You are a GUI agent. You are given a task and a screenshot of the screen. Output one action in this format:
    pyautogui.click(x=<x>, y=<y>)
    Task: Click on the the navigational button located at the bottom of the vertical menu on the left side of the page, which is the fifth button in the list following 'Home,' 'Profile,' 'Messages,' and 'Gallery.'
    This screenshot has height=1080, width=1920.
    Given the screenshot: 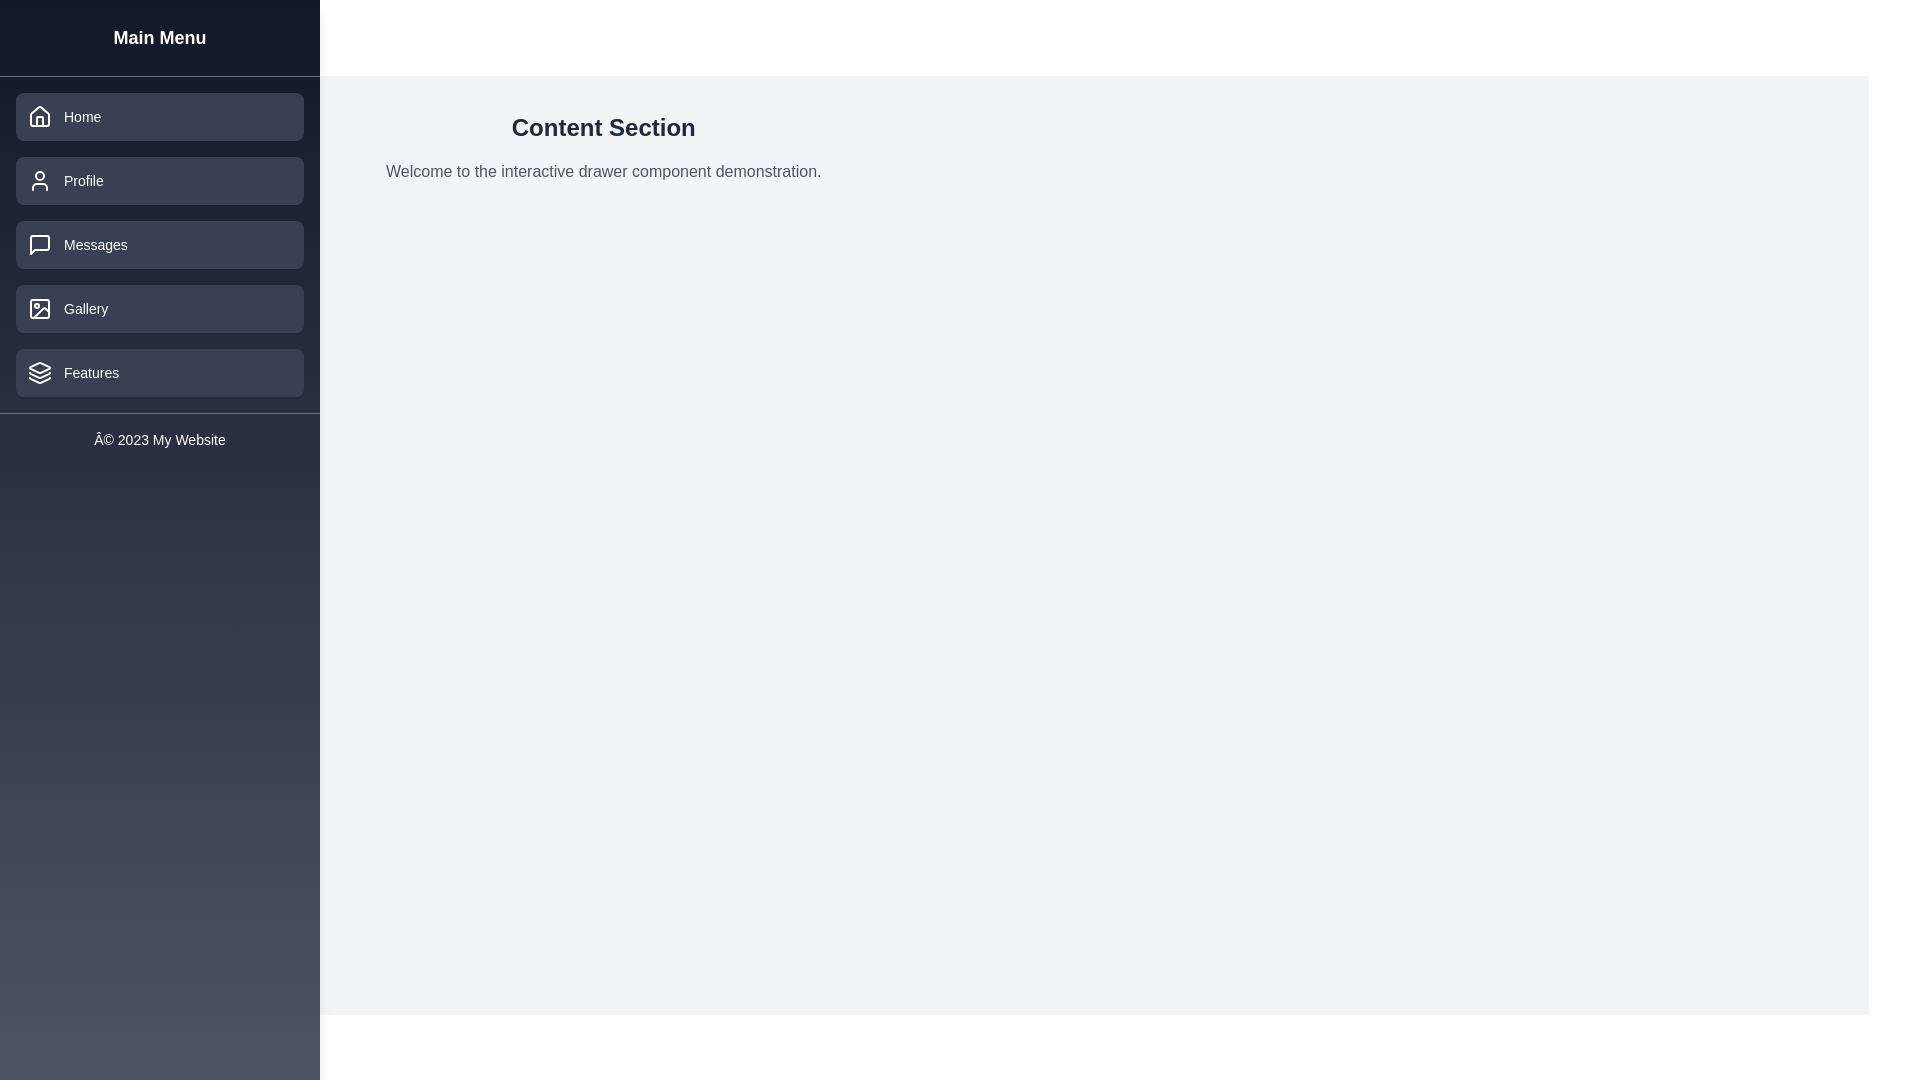 What is the action you would take?
    pyautogui.click(x=158, y=373)
    